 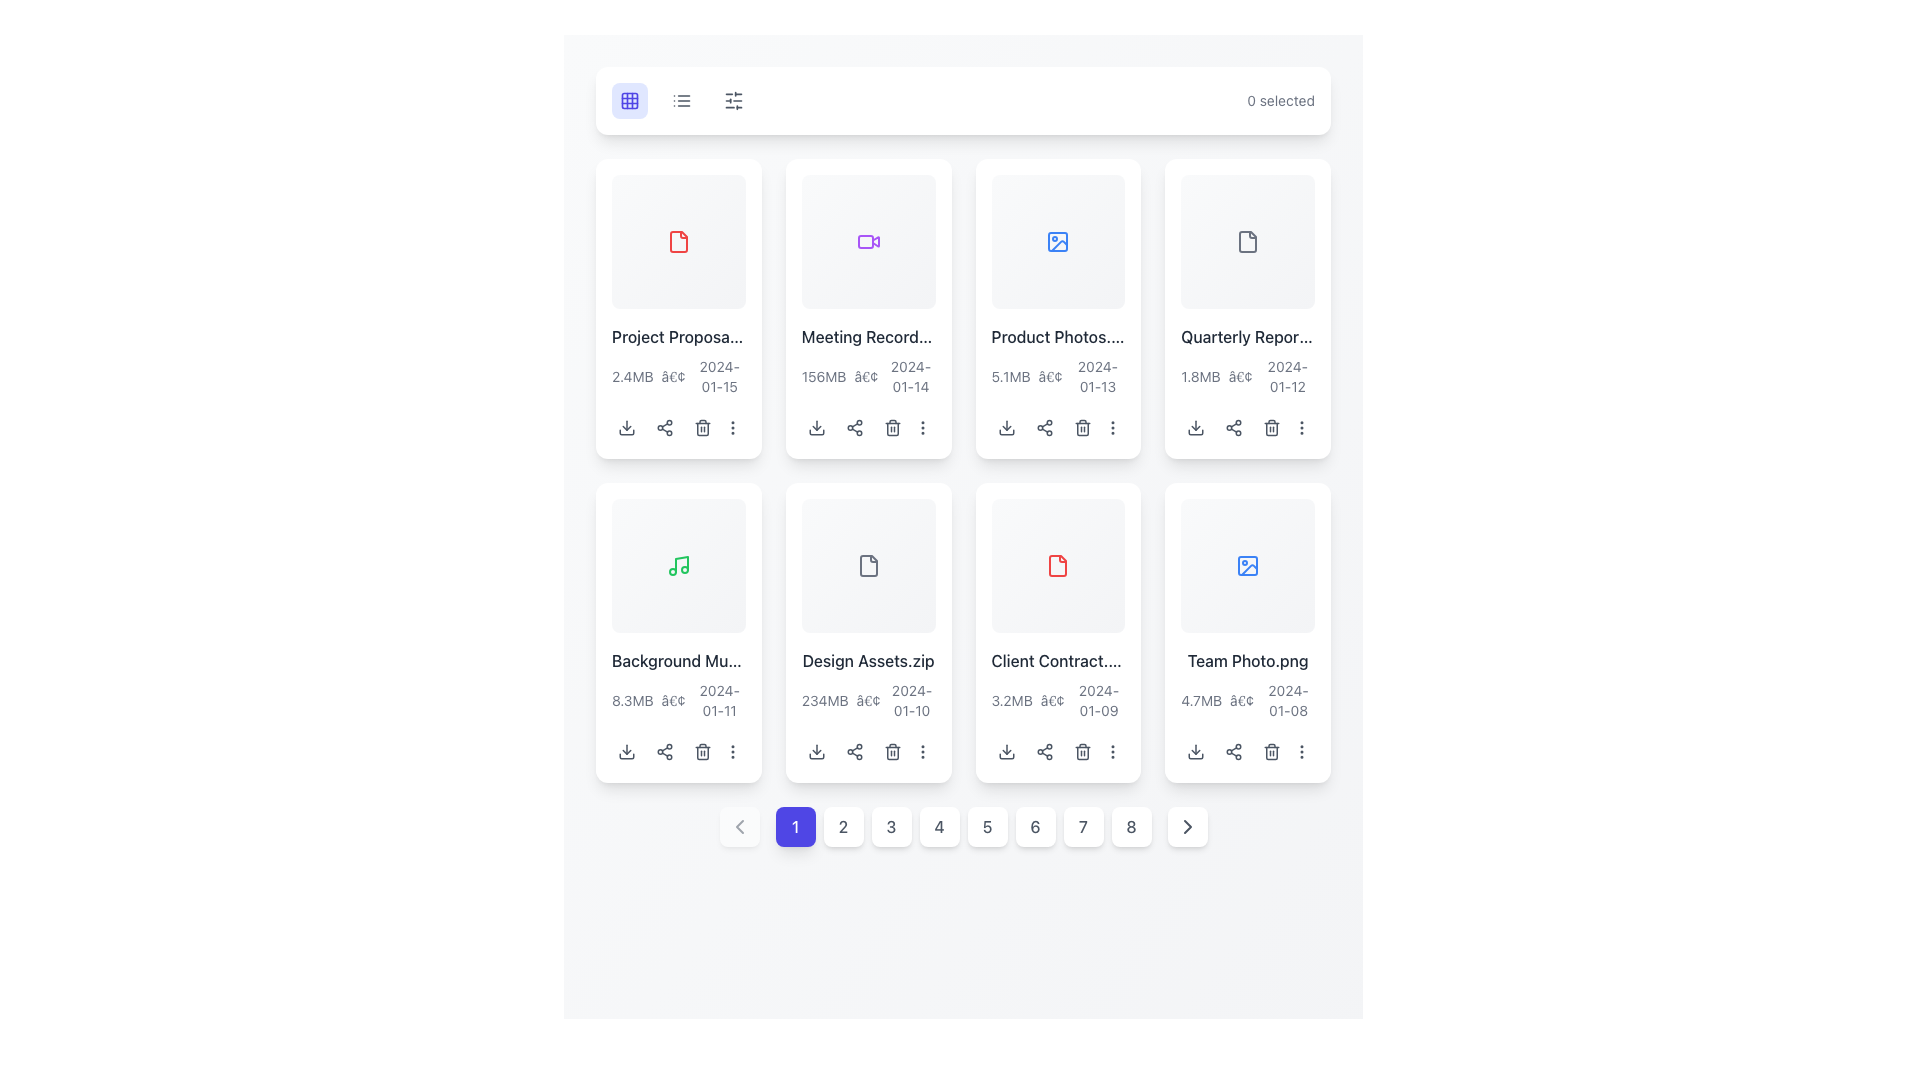 What do you see at coordinates (628, 100) in the screenshot?
I see `the grid icon located at the top-left corner of the interface` at bounding box center [628, 100].